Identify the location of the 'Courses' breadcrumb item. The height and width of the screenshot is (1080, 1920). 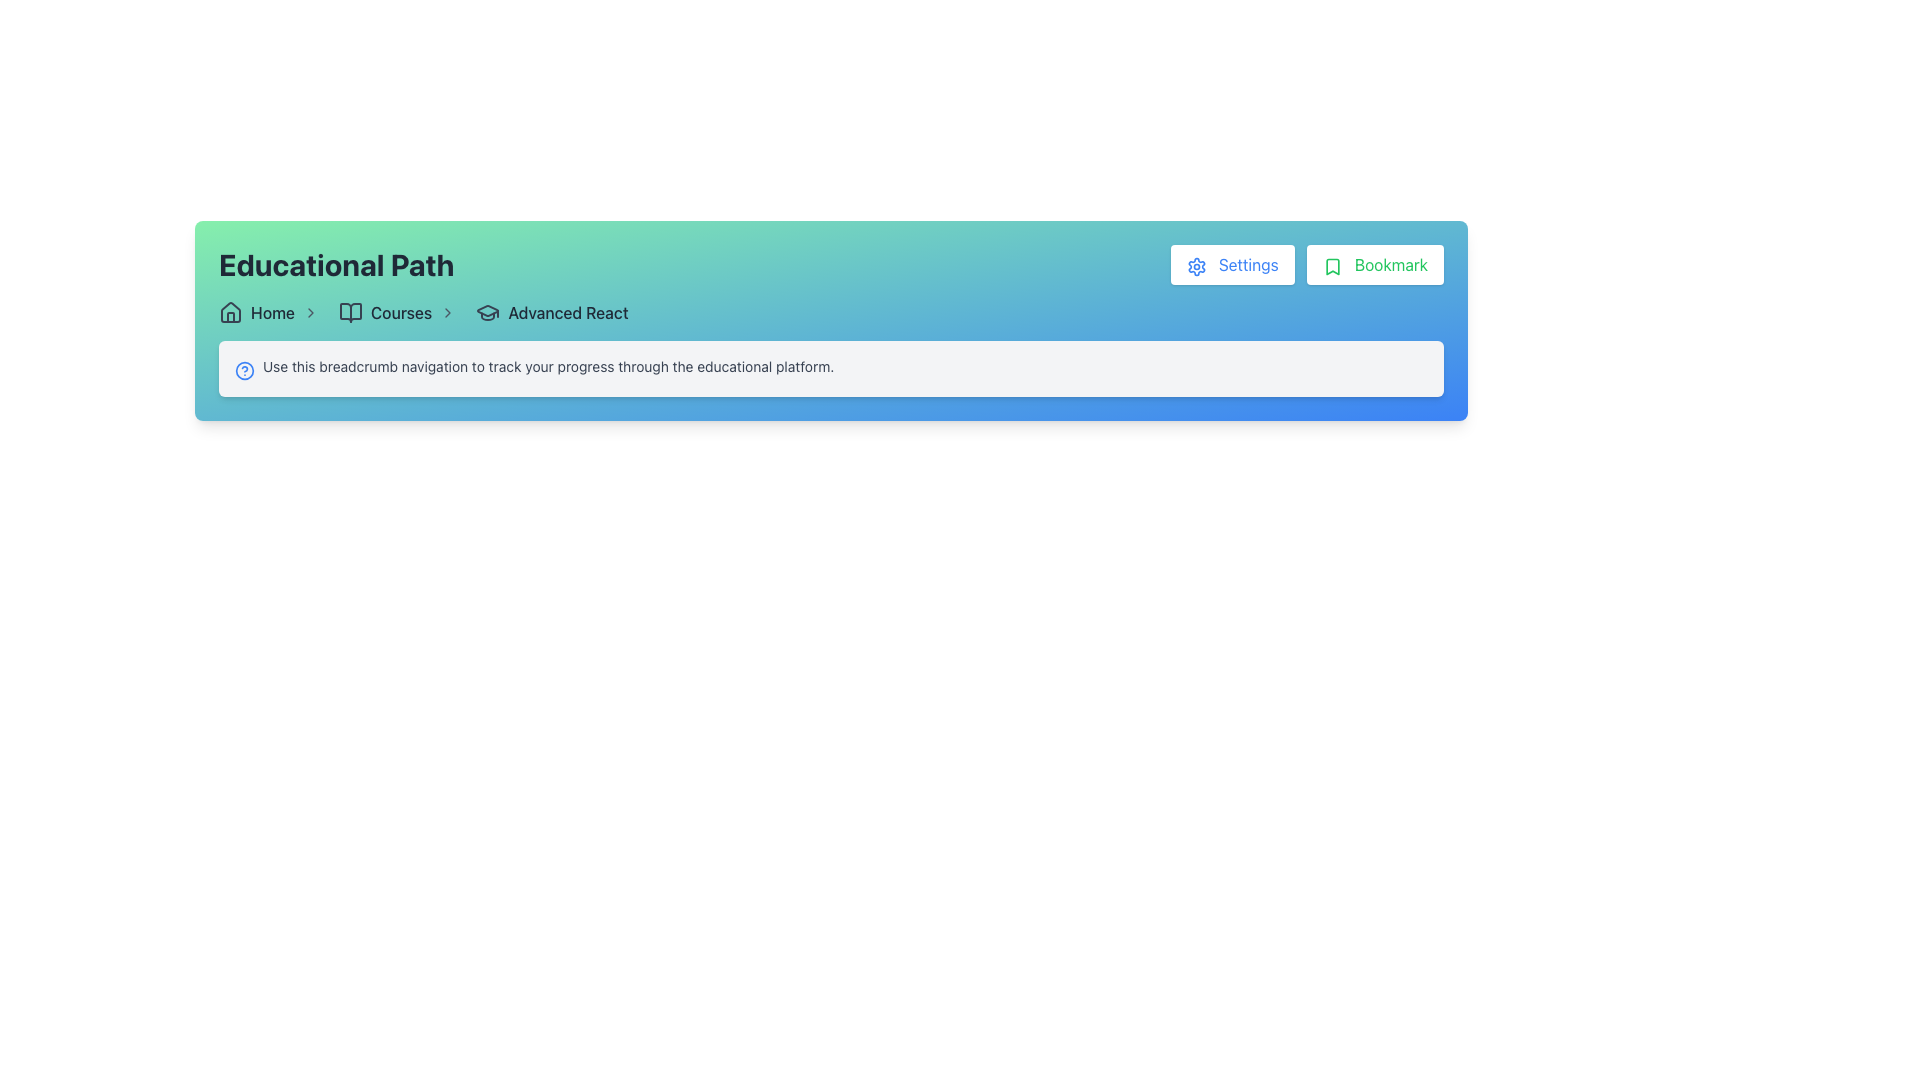
(400, 312).